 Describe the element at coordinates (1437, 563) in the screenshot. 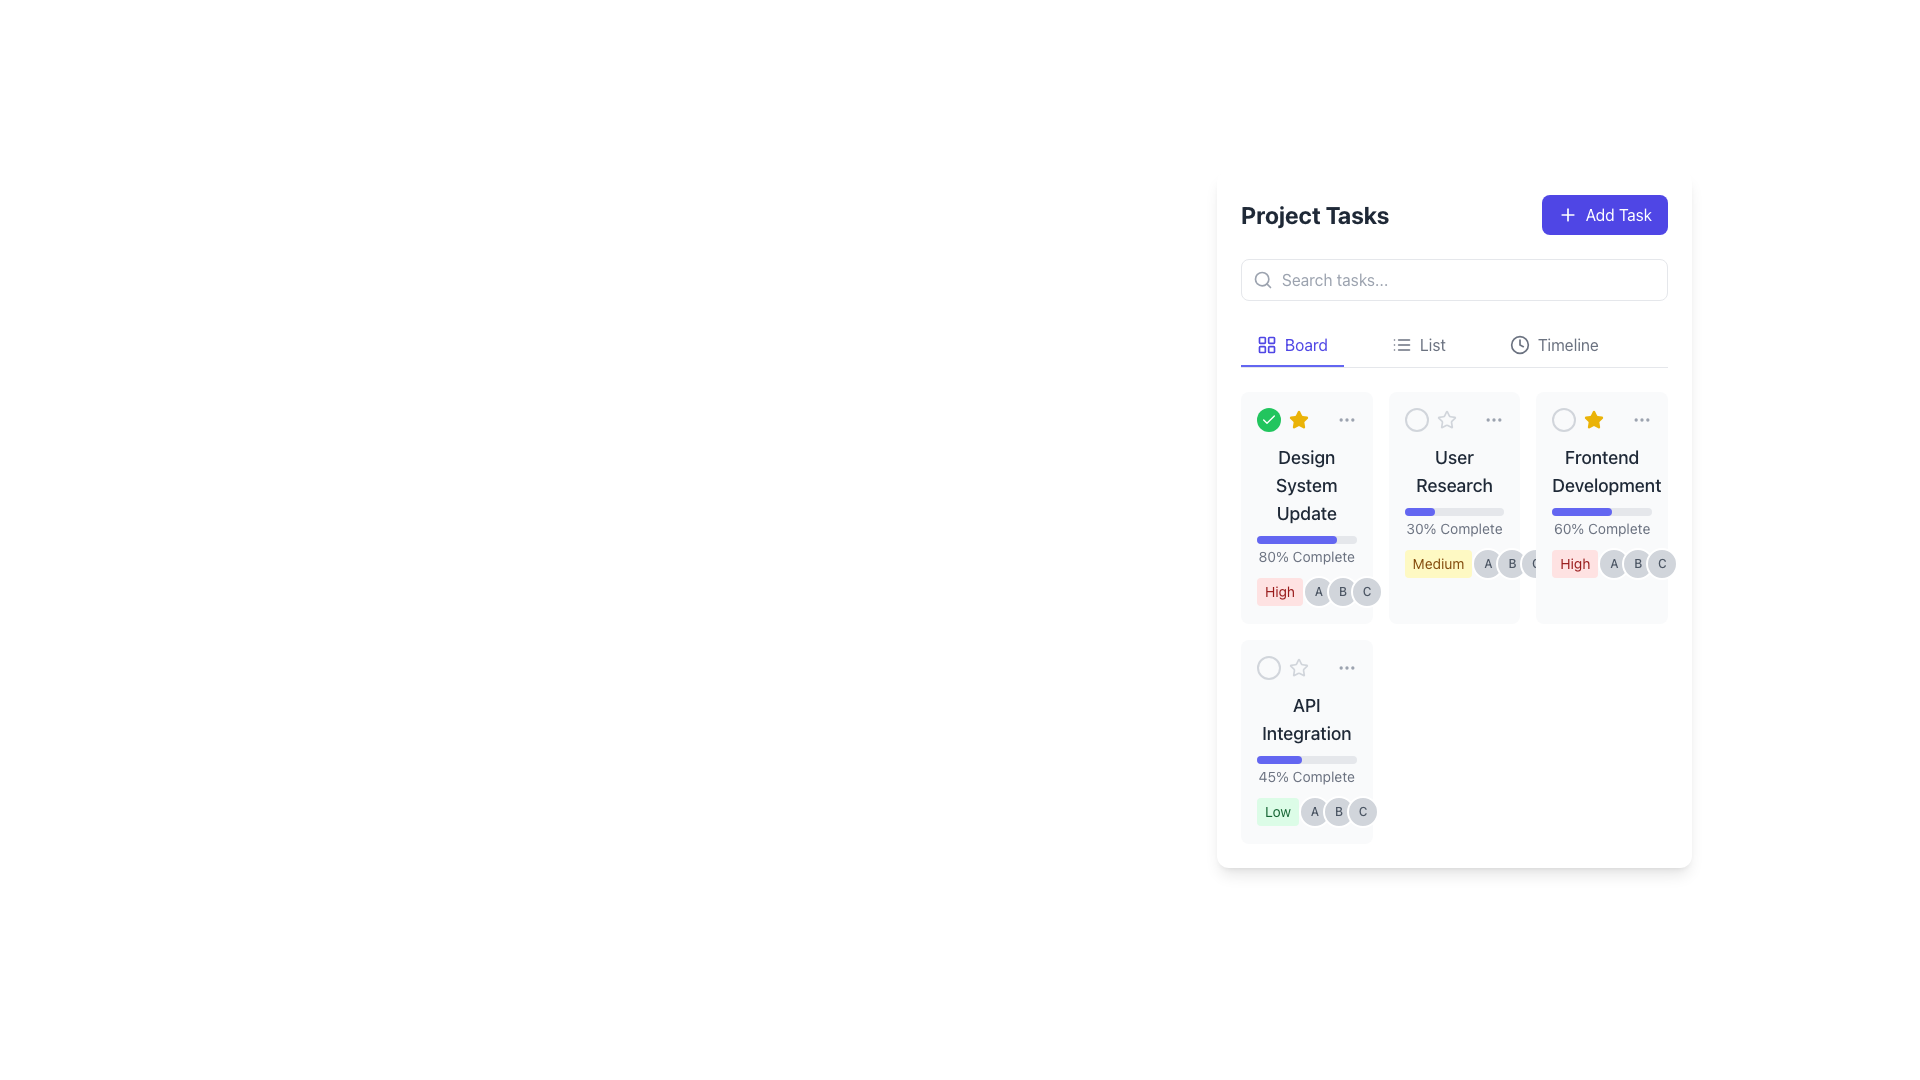

I see `the priority level label indicating the medium importance of the 'User Research' task, located below the blue progress bar at '30% Complete'` at that location.